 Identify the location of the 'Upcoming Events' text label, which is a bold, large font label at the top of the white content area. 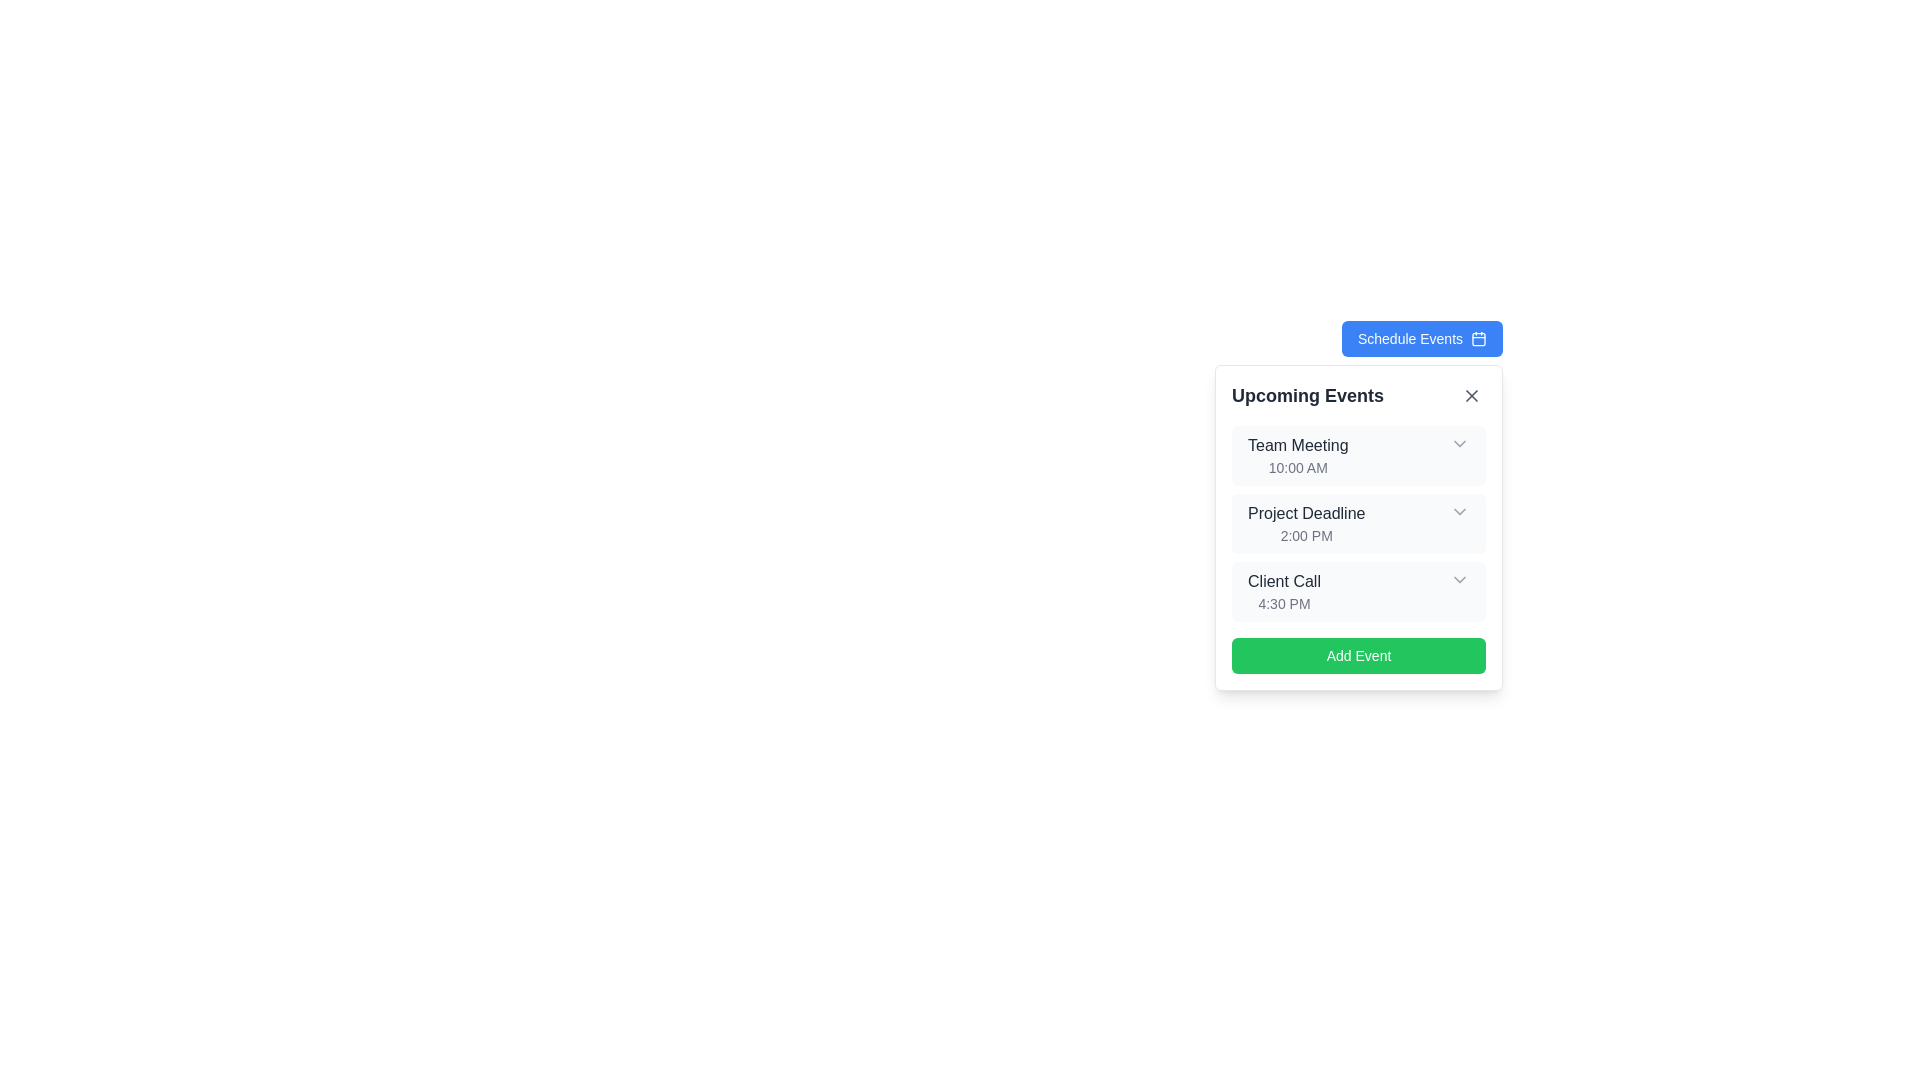
(1308, 396).